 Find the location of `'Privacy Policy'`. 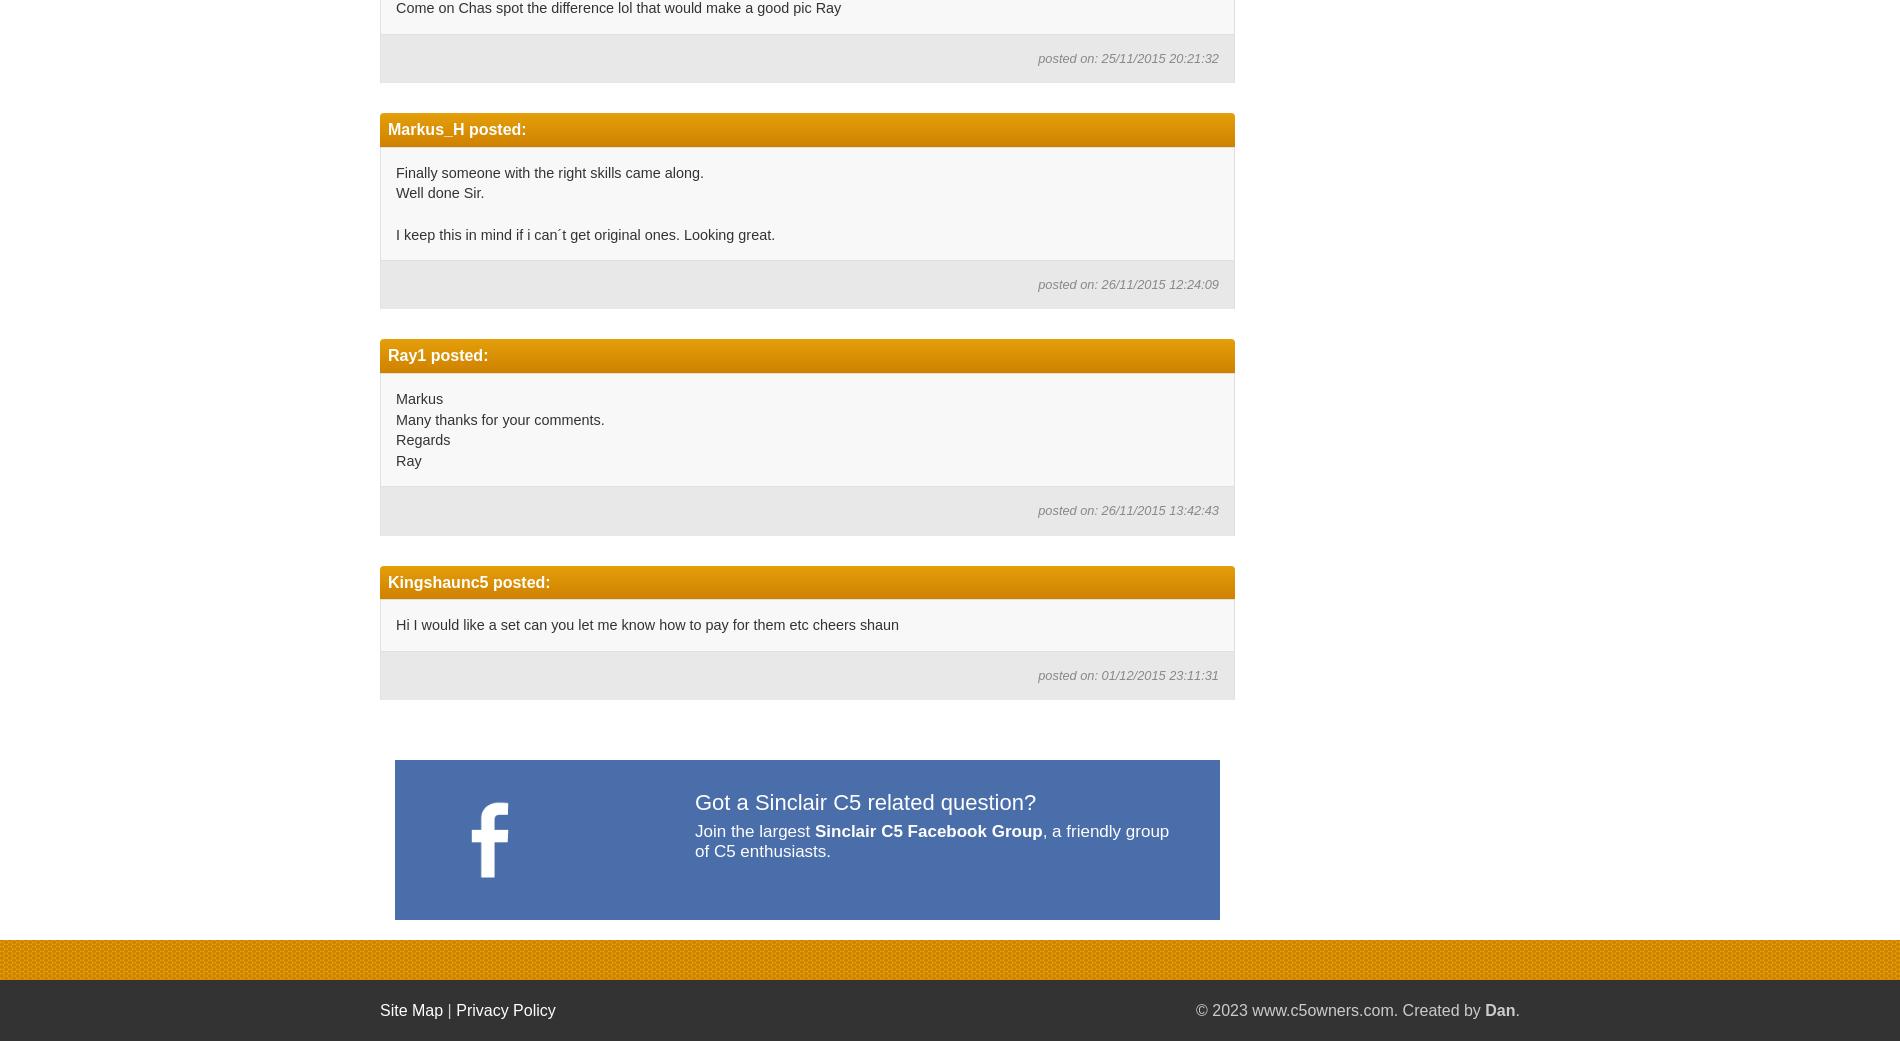

'Privacy Policy' is located at coordinates (505, 1010).